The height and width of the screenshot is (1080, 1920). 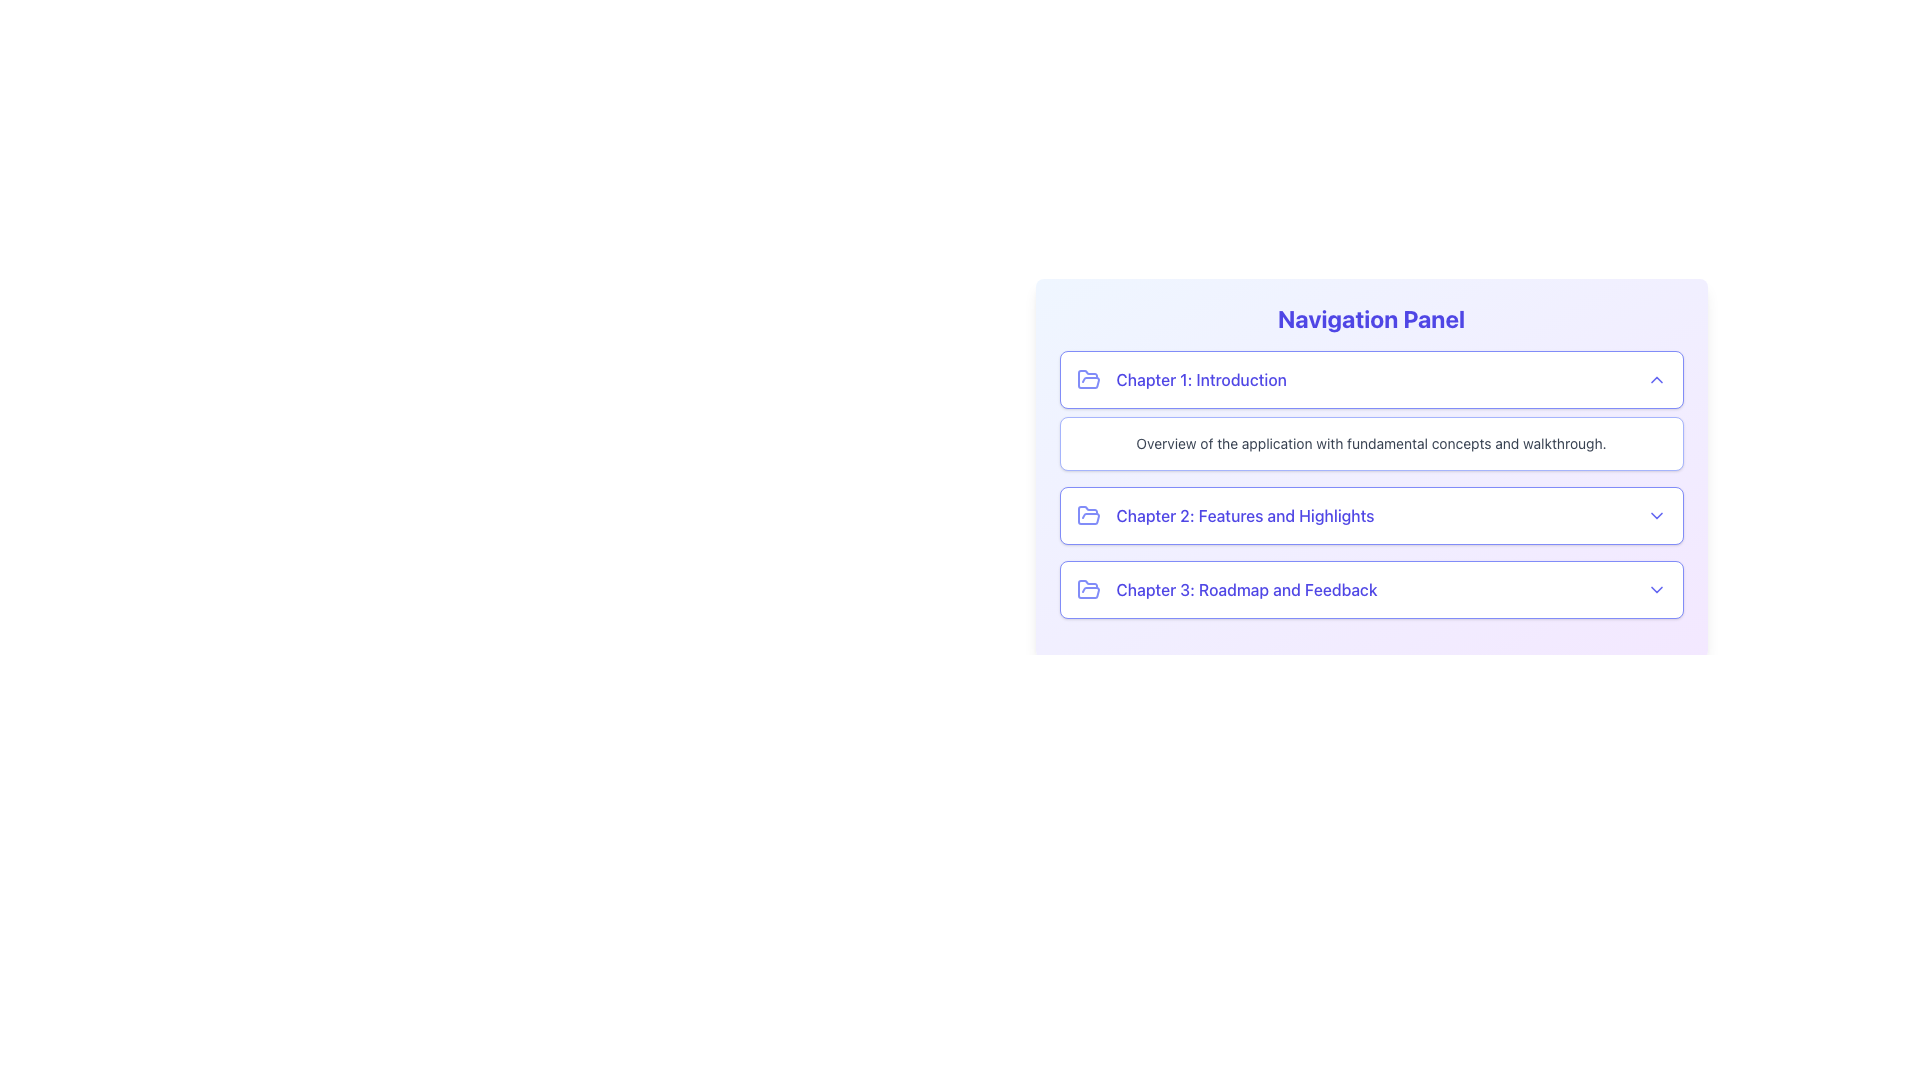 What do you see at coordinates (1370, 380) in the screenshot?
I see `the 'Chapter 1: Introduction' button in the navigation panel for keyboard navigation` at bounding box center [1370, 380].